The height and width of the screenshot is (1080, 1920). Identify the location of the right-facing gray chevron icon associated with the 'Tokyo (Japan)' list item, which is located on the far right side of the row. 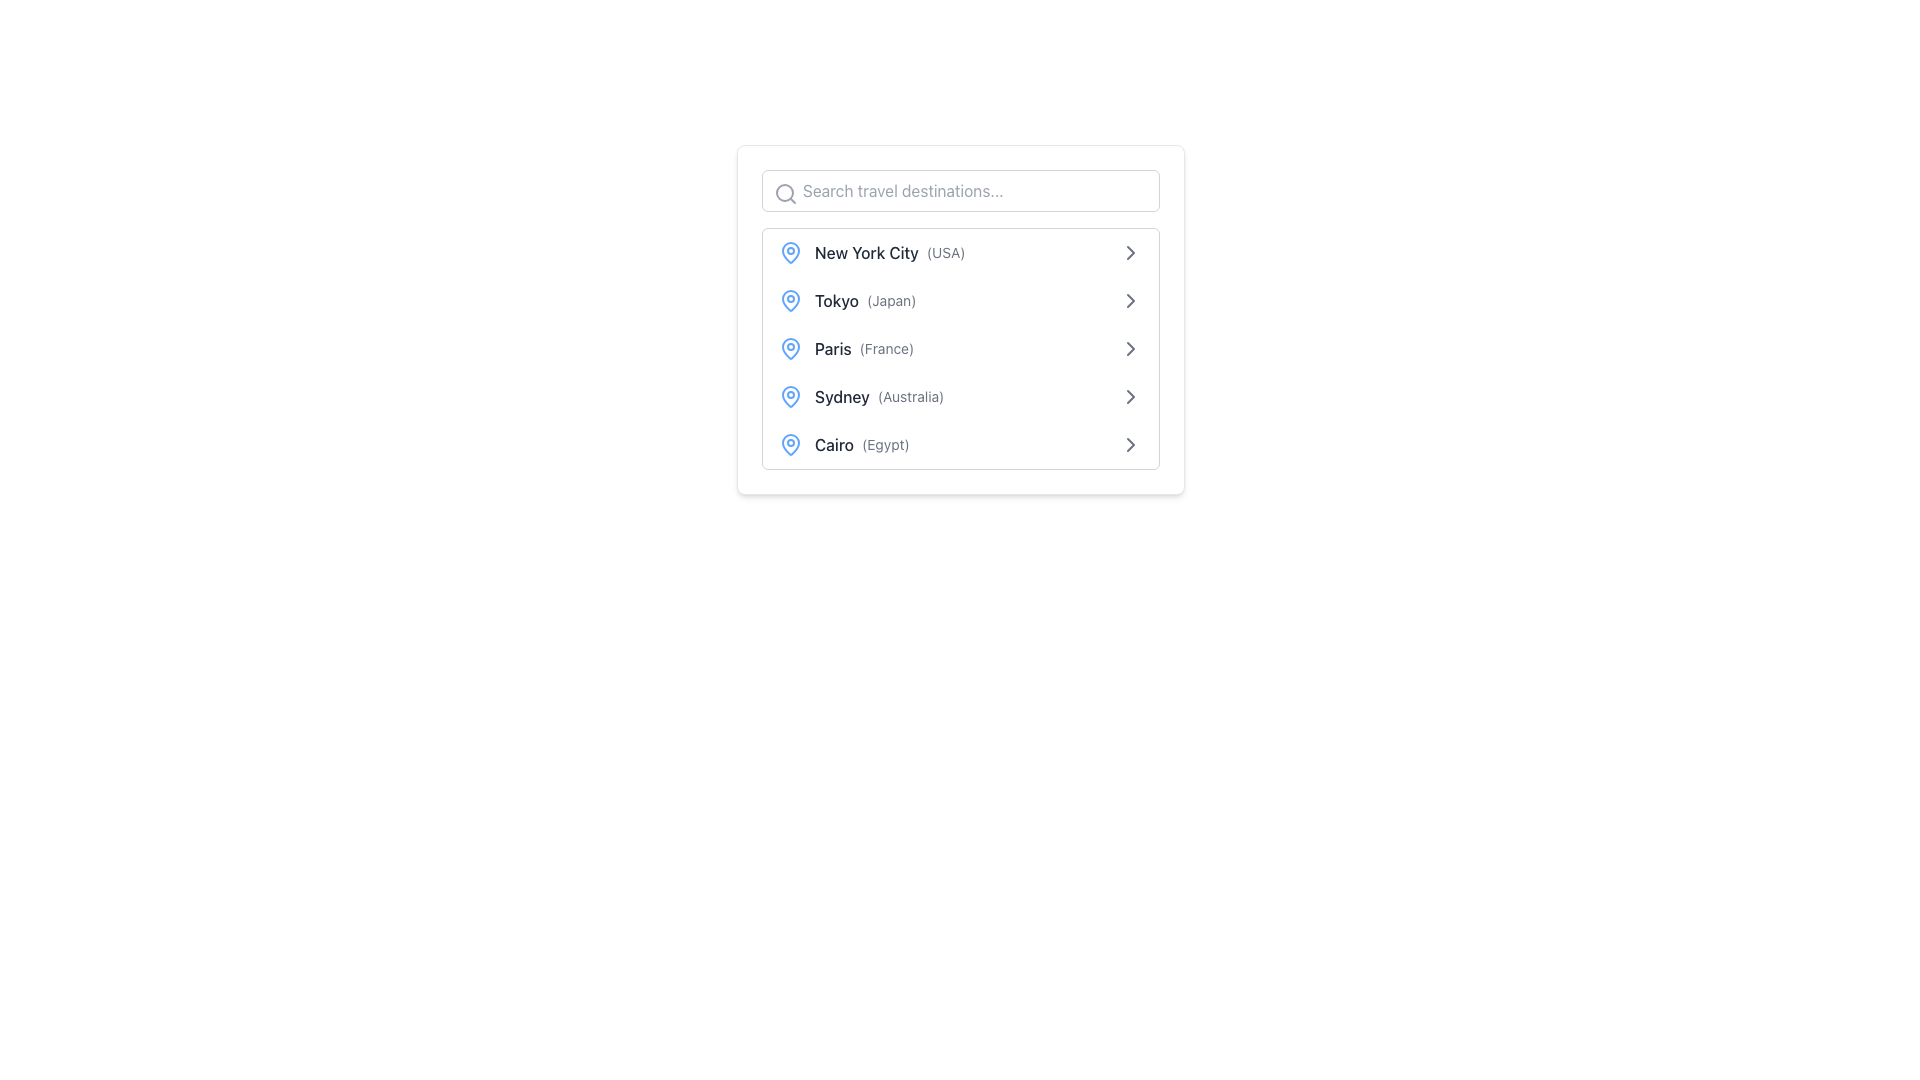
(1131, 300).